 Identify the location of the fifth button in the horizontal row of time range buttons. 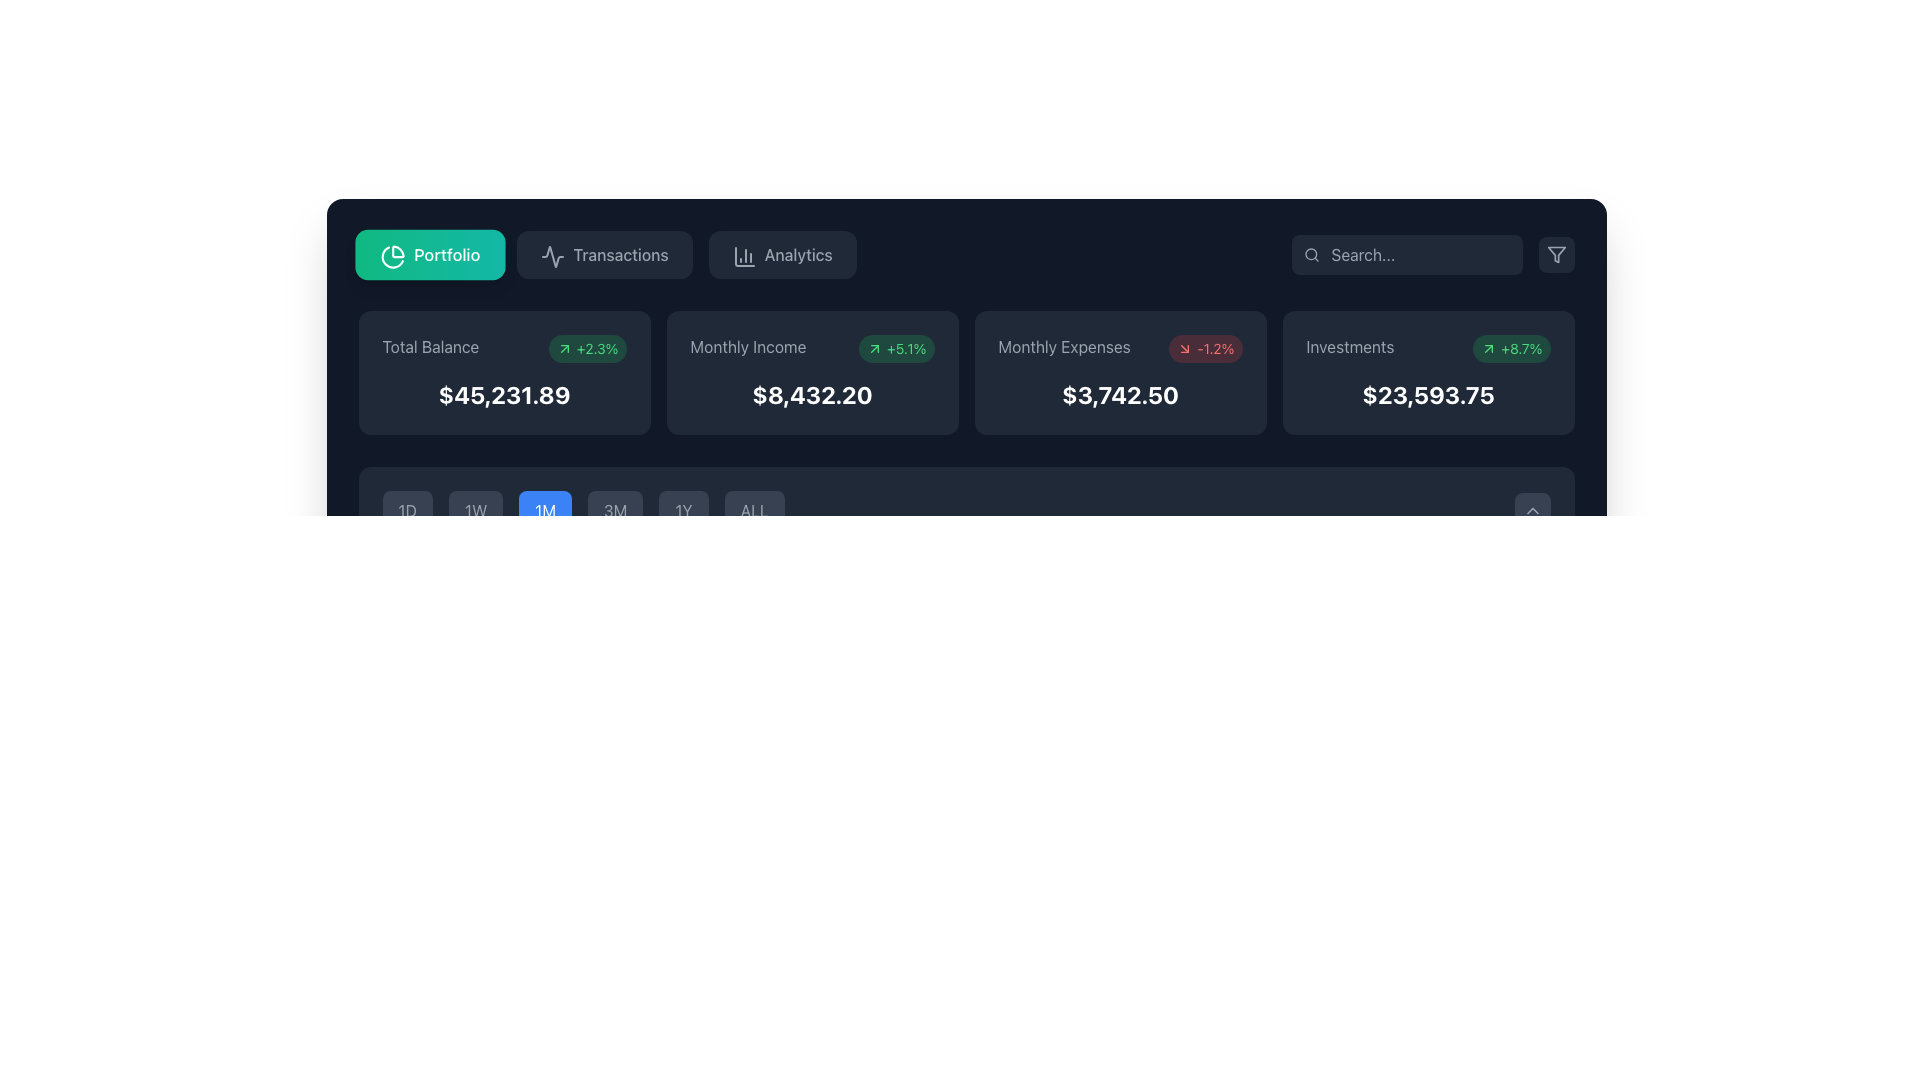
(684, 509).